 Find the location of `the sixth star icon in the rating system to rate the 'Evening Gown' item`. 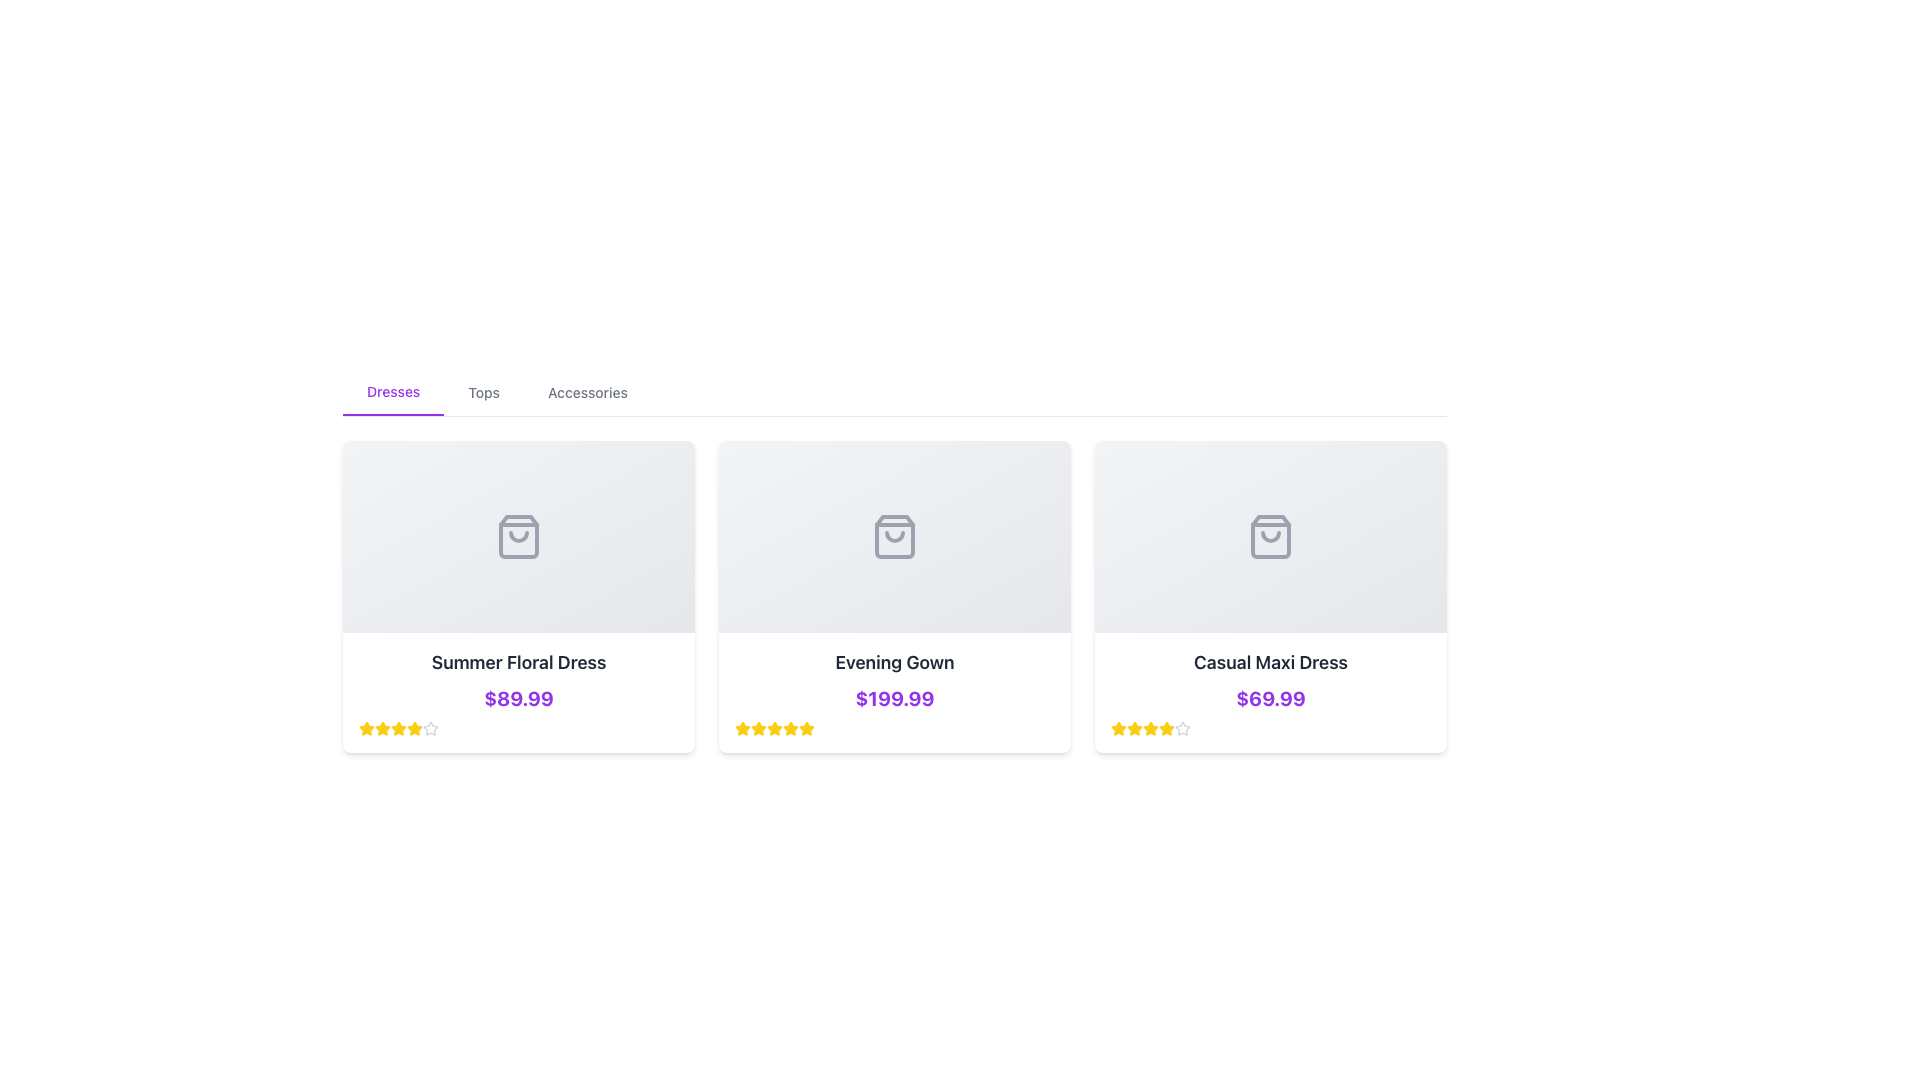

the sixth star icon in the rating system to rate the 'Evening Gown' item is located at coordinates (790, 729).